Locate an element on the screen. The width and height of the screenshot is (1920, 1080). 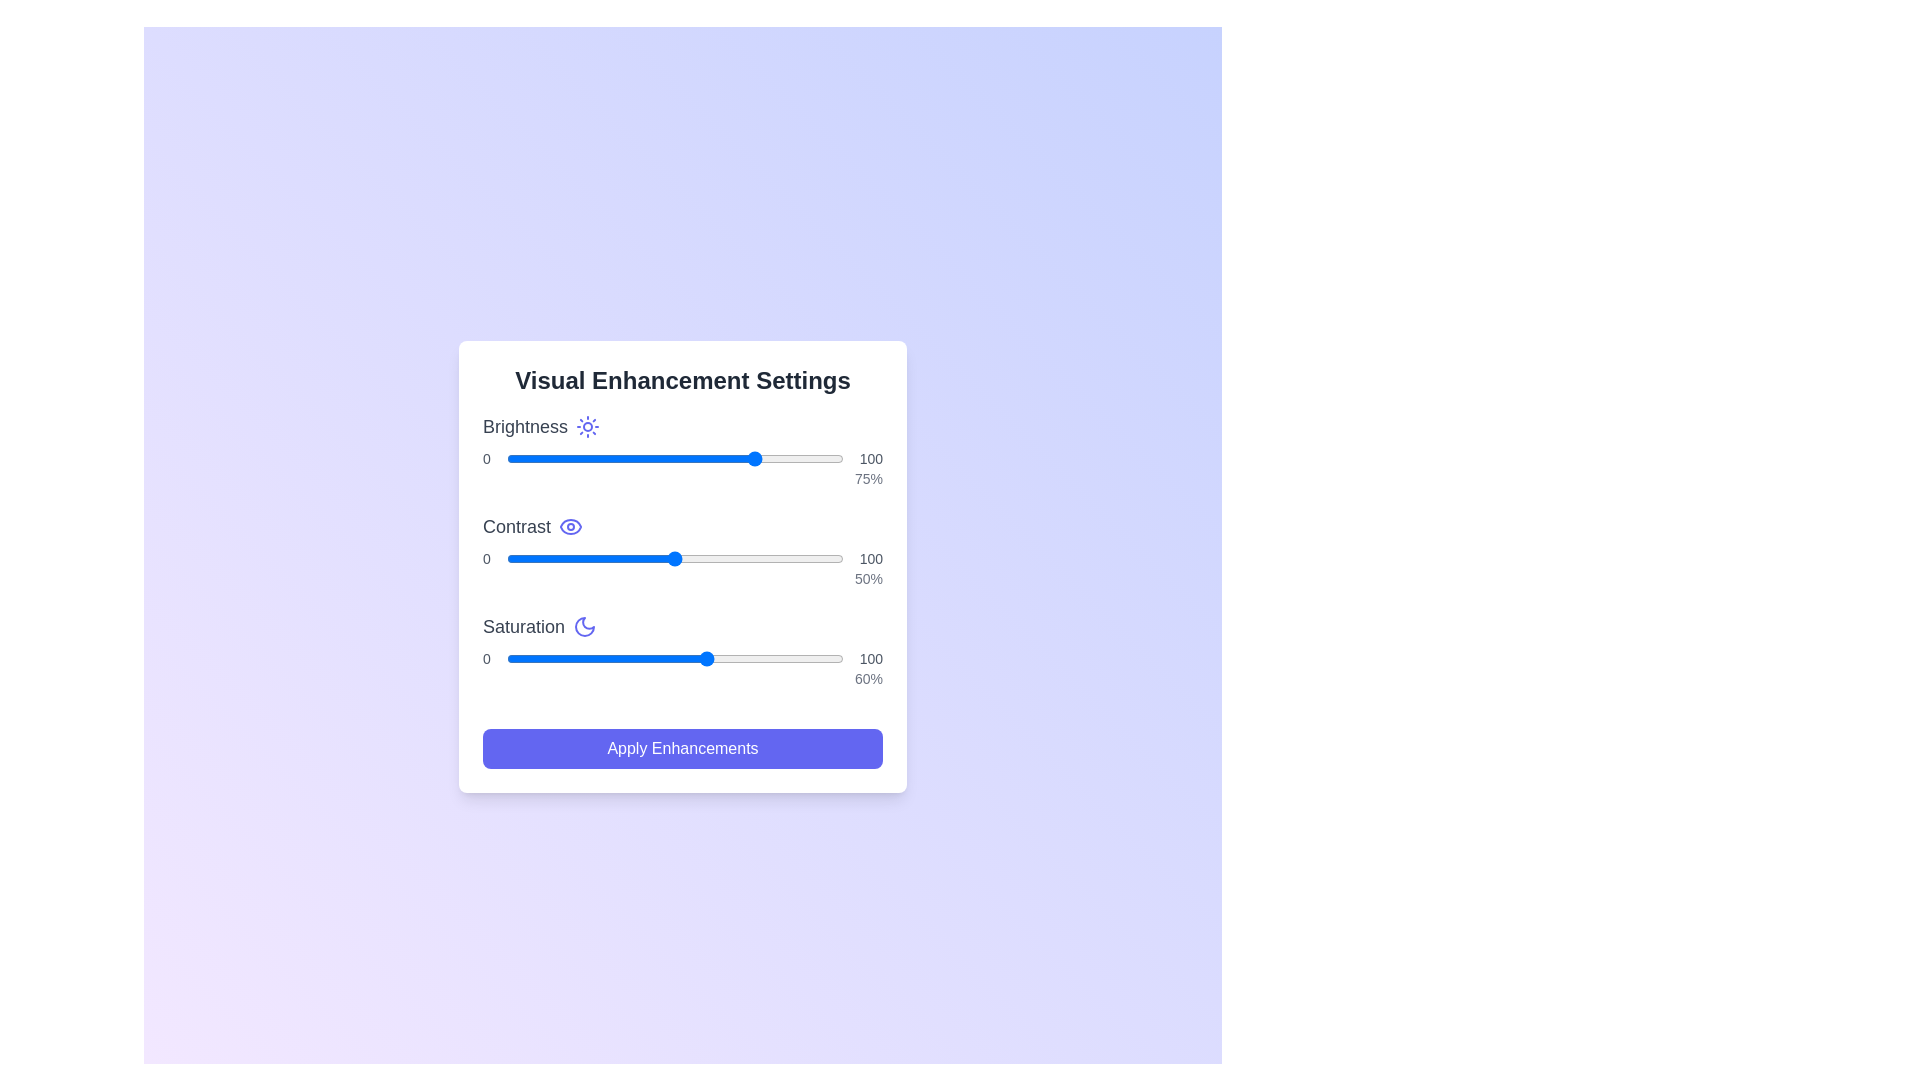
the saturation slider to 90% is located at coordinates (810, 659).